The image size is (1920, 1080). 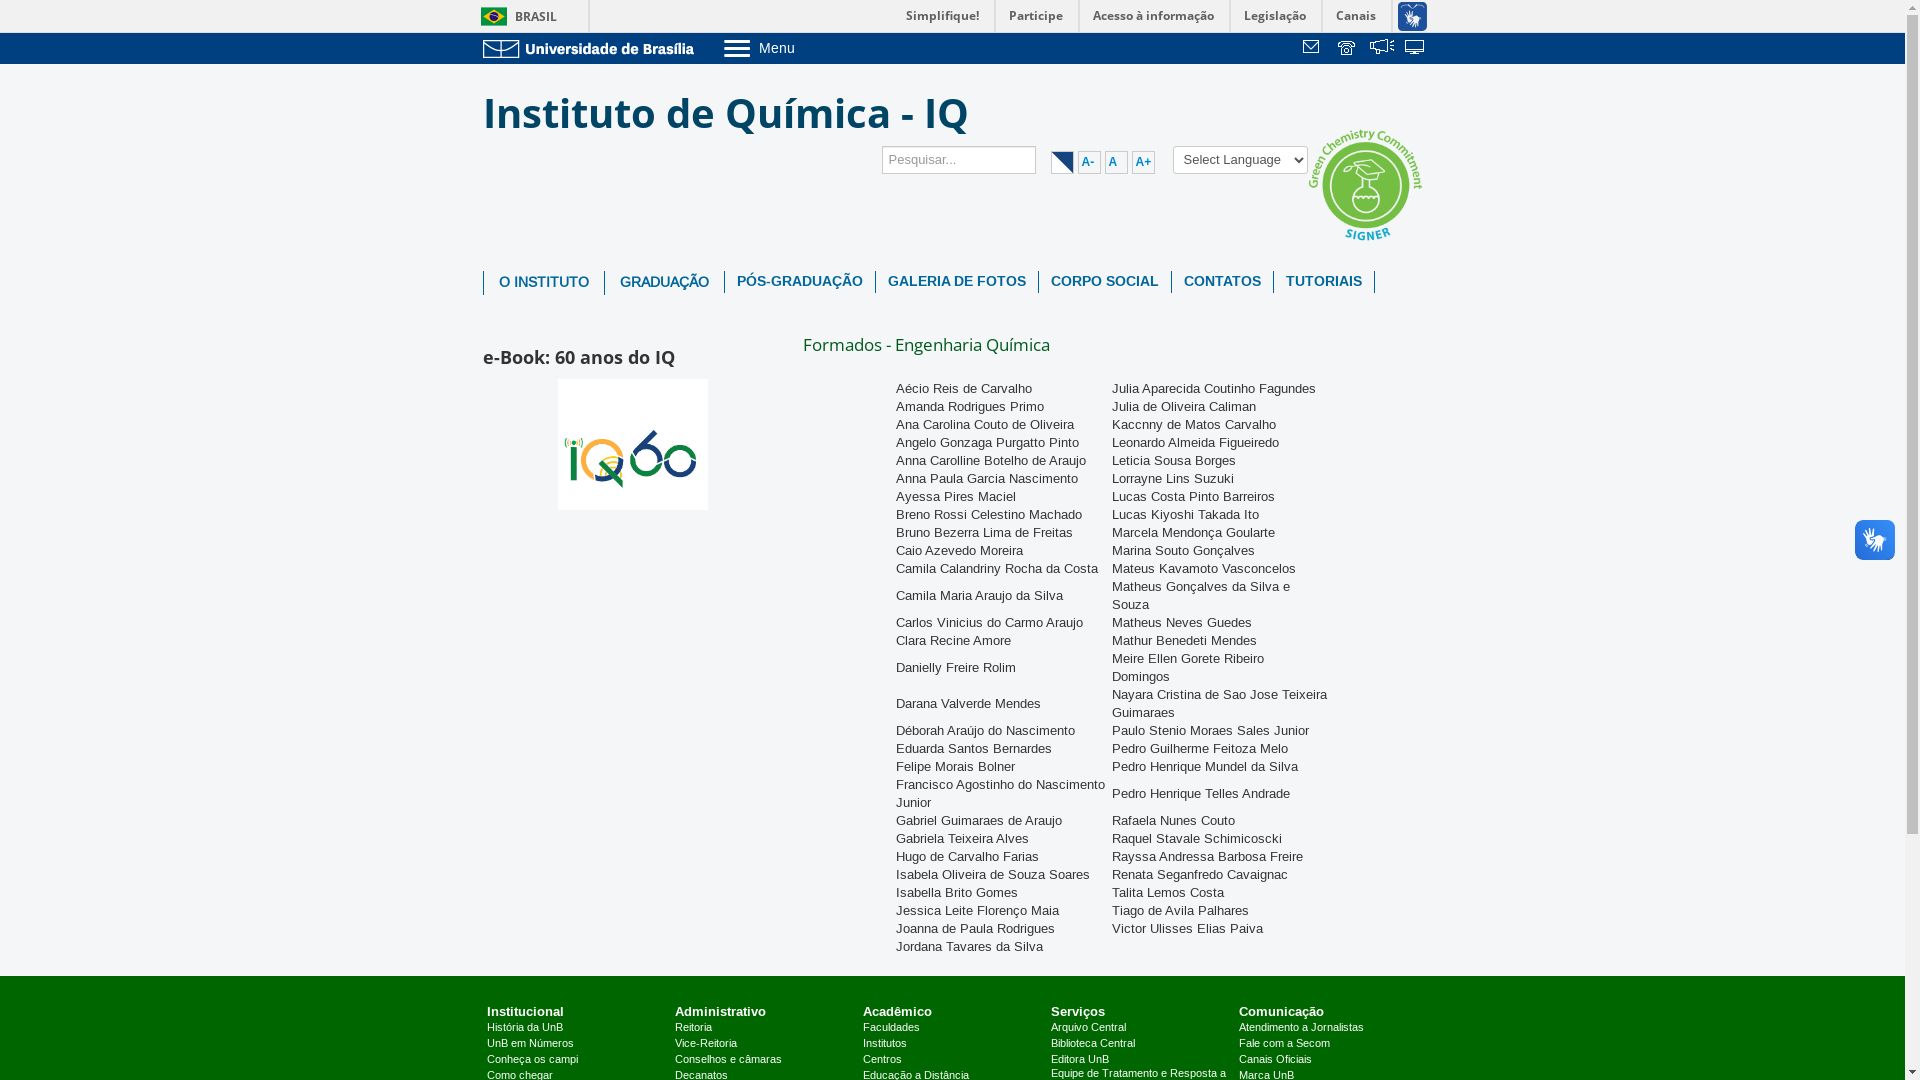 I want to click on 'Faculdades', so click(x=890, y=1028).